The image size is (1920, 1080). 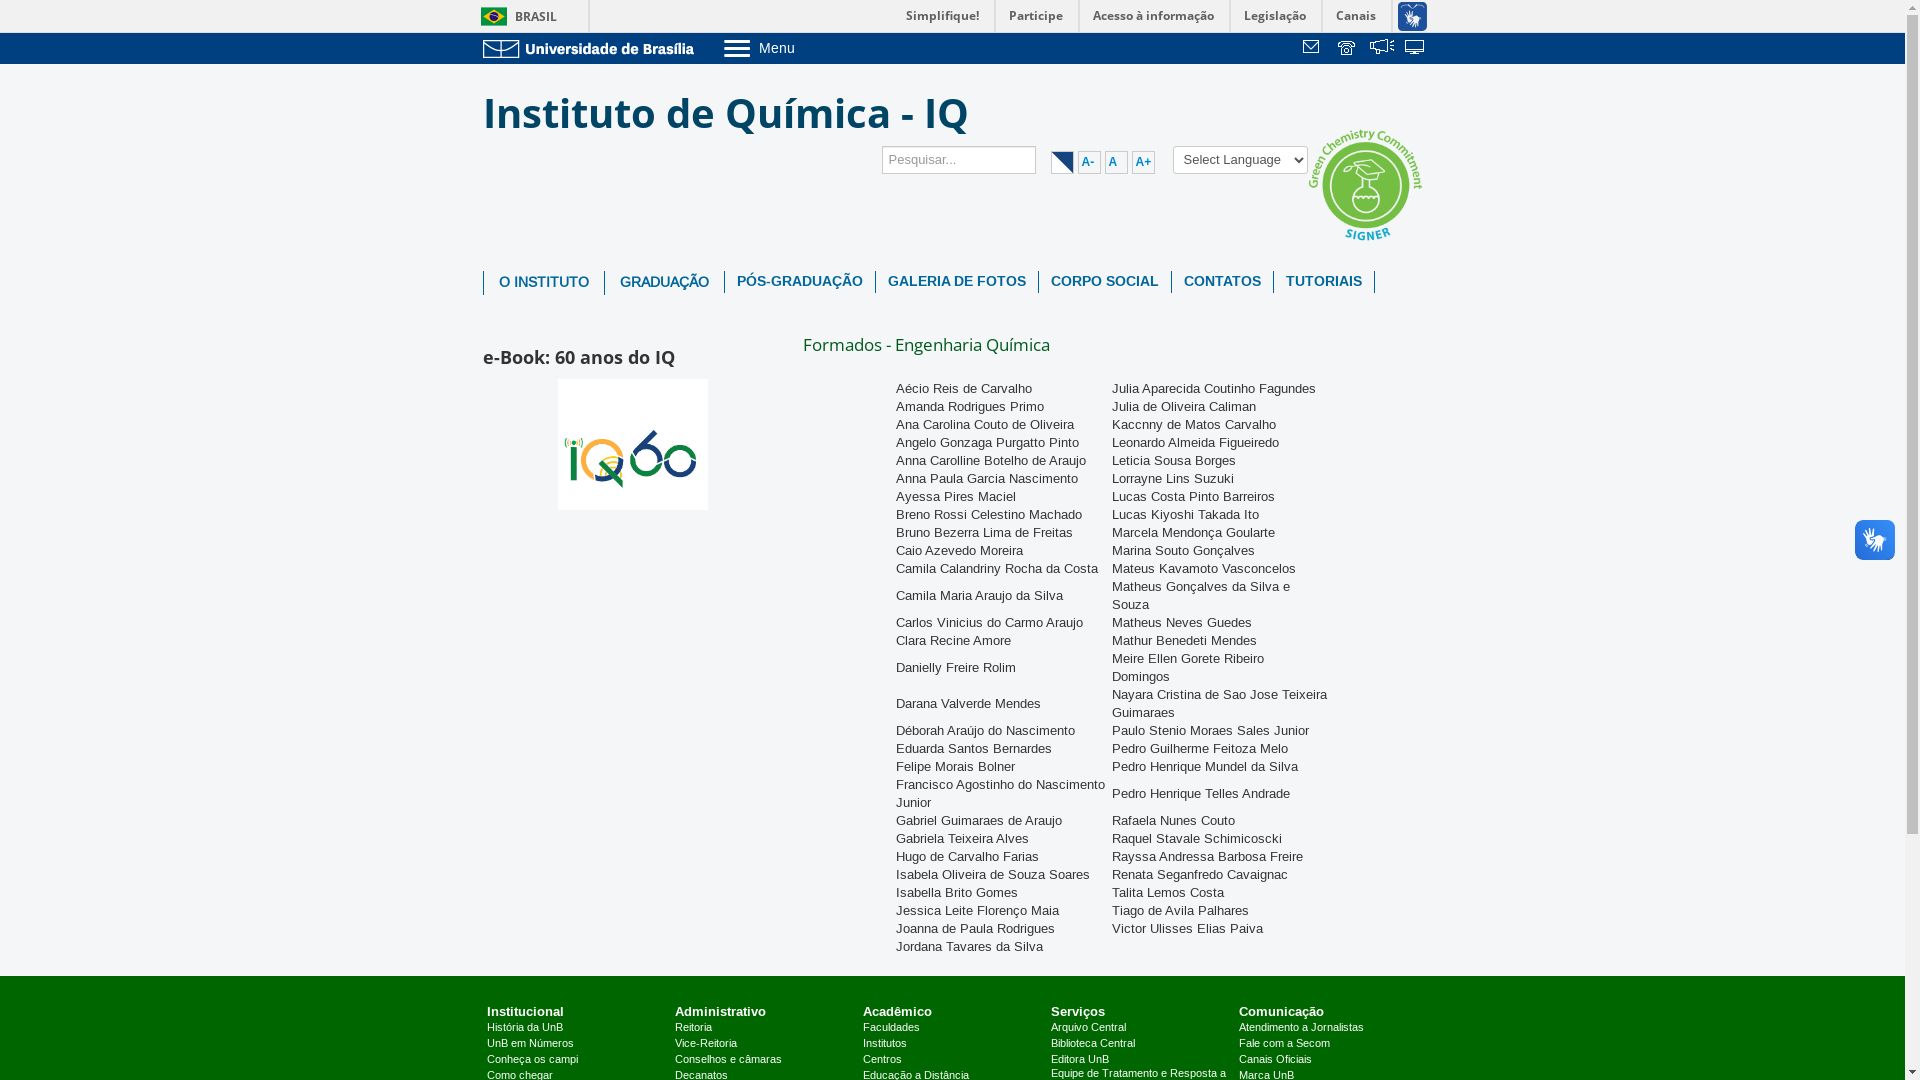 I want to click on 'Faculdades', so click(x=890, y=1028).